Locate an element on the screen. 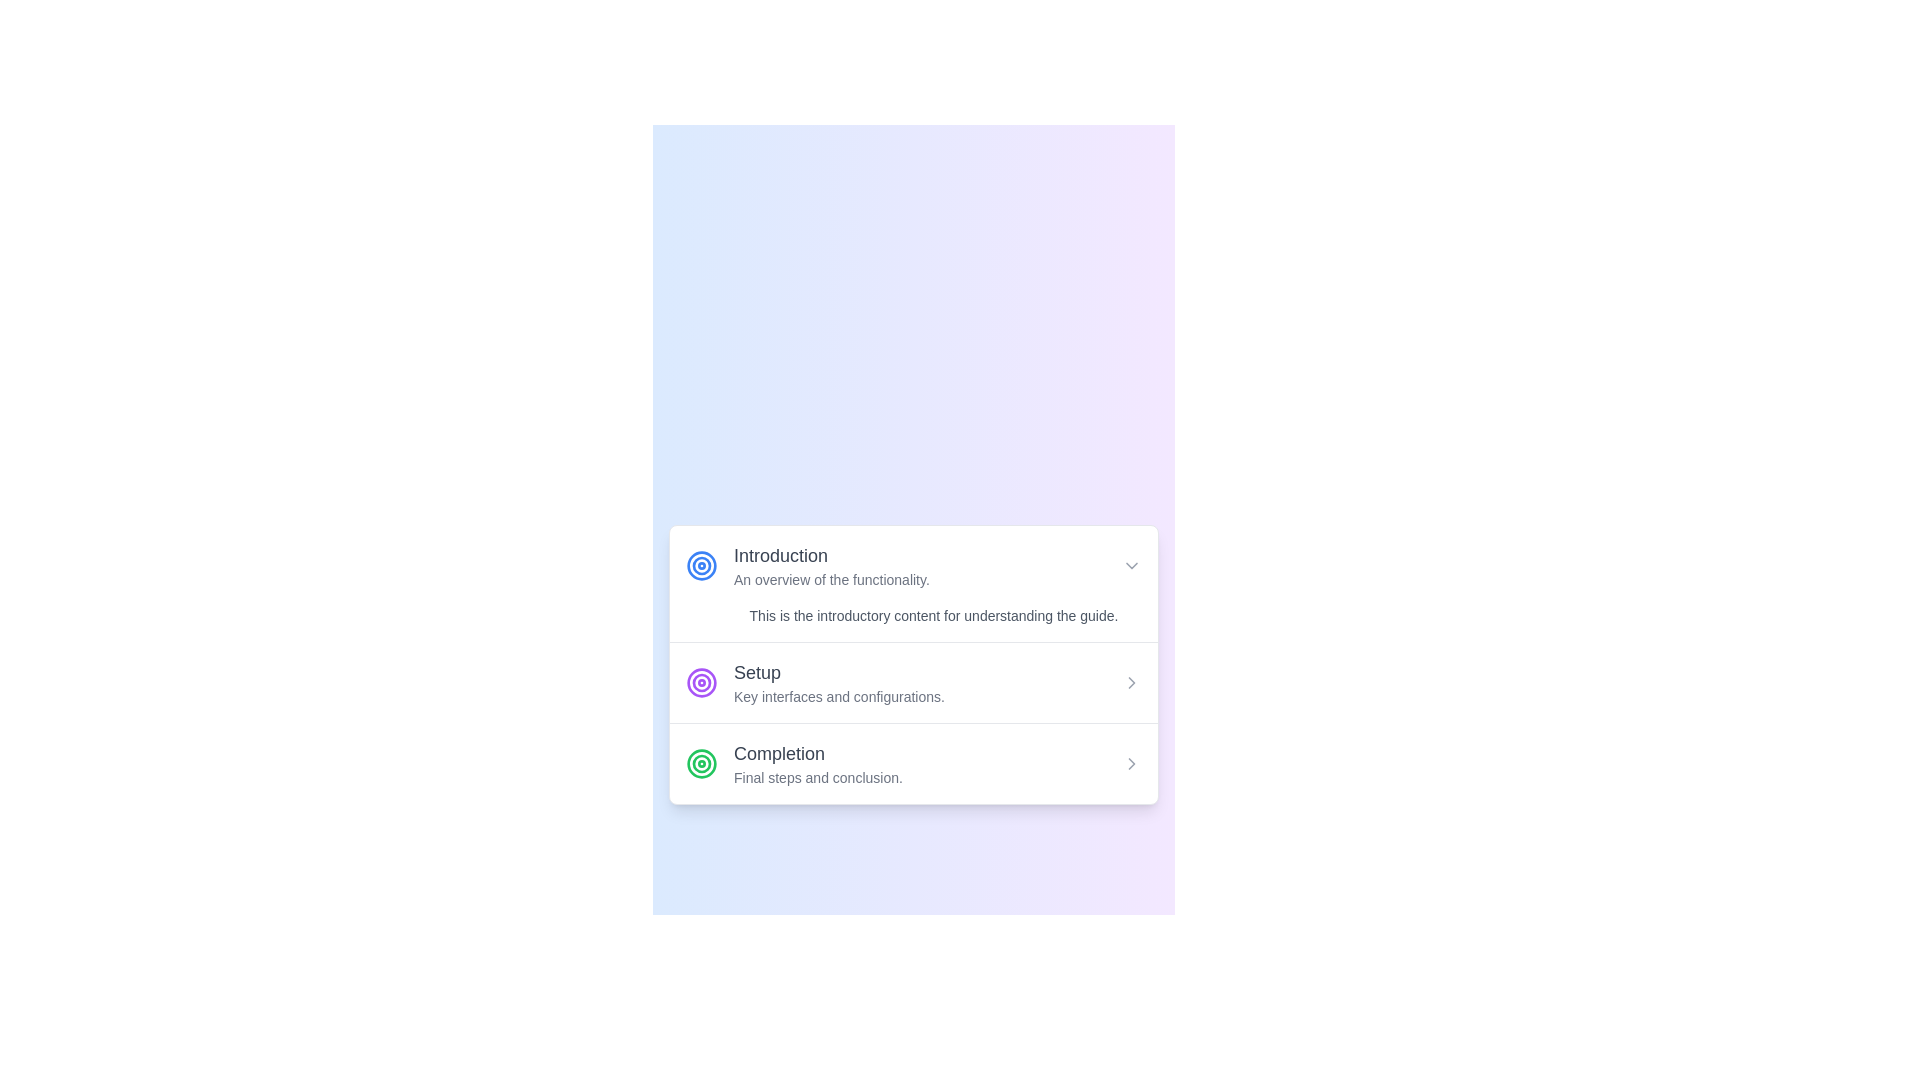  the circular target icon with three concentric rings in blue, located next to the 'Introduction' text header is located at coordinates (701, 566).